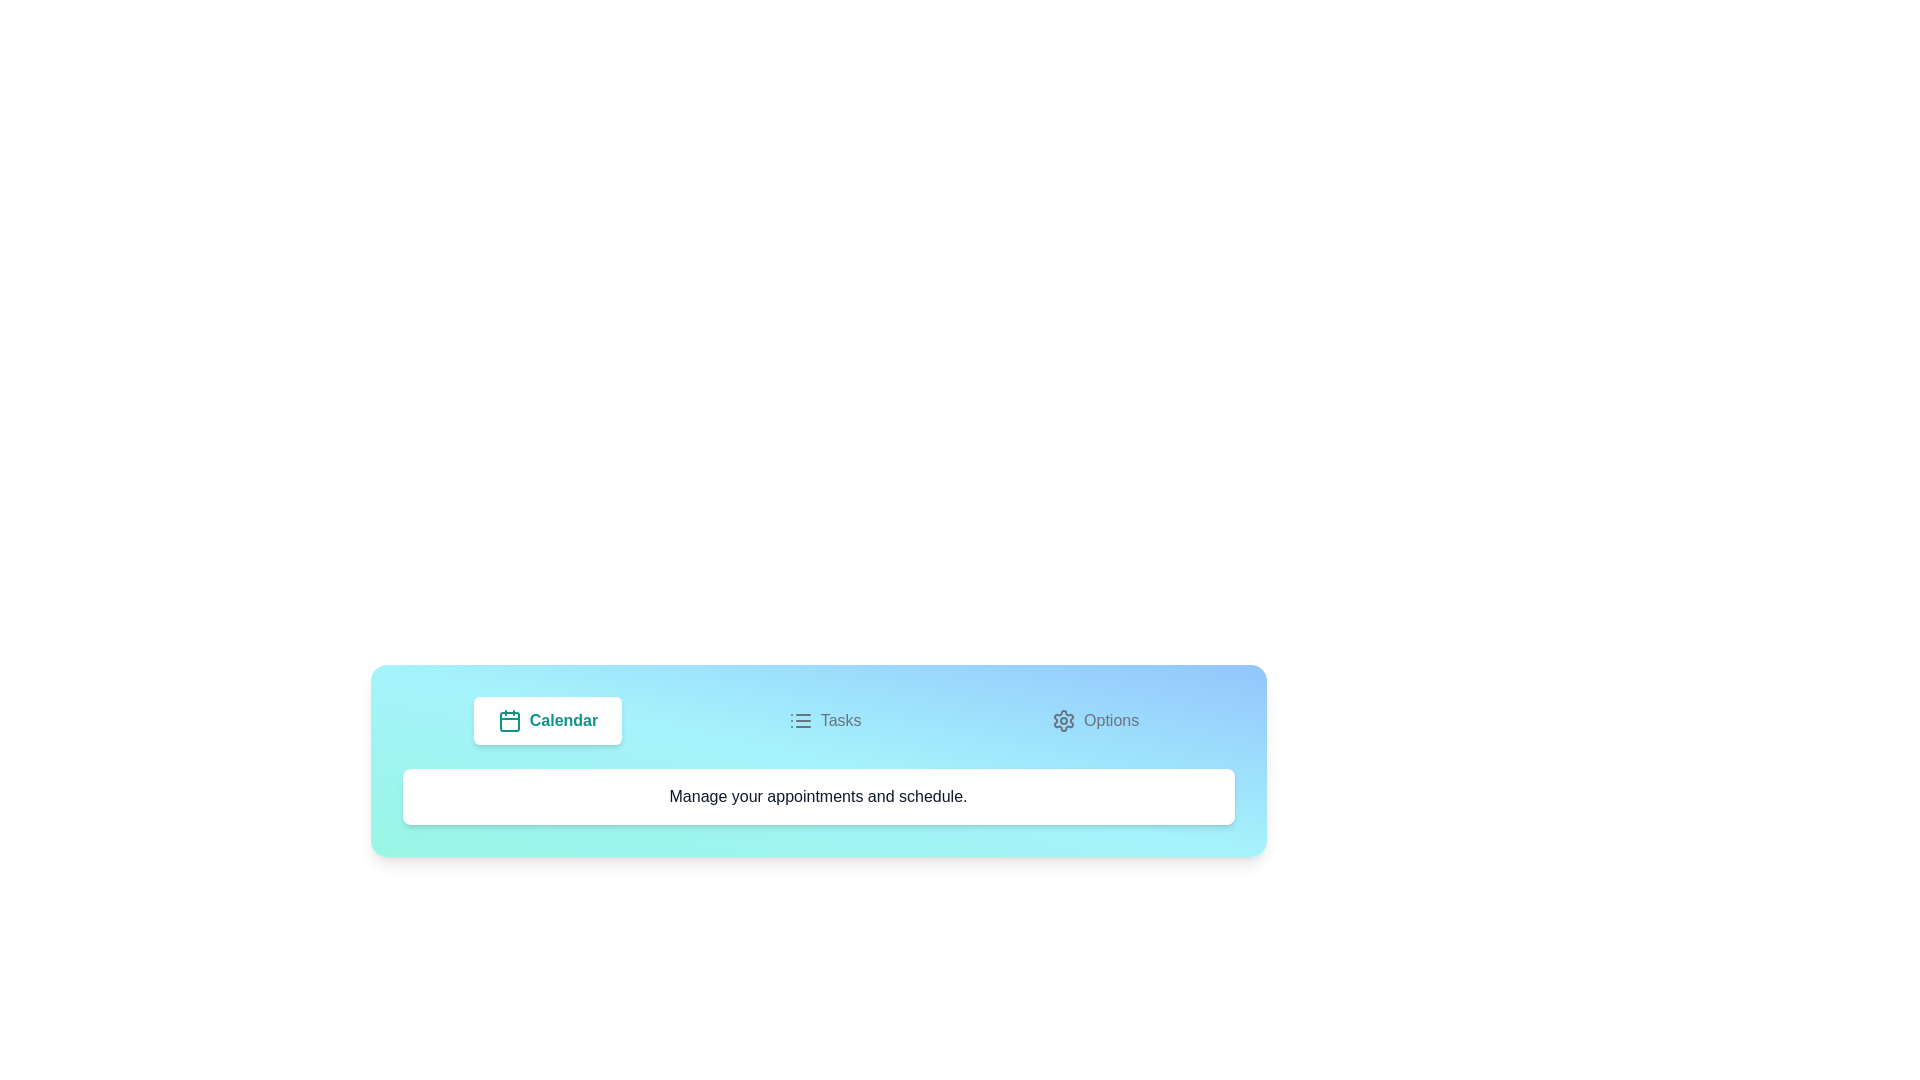  I want to click on the tab button labeled Tasks to switch to the corresponding tab, so click(825, 721).